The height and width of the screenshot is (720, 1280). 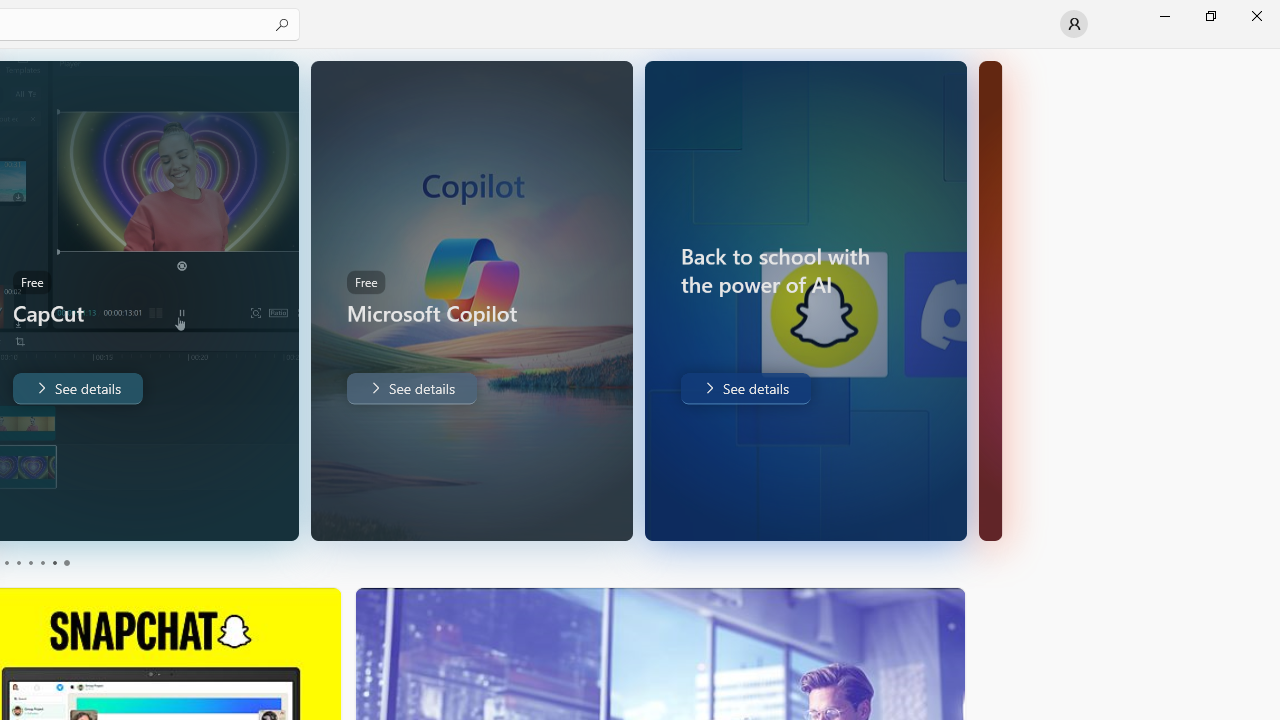 I want to click on 'Page 1', so click(x=5, y=563).